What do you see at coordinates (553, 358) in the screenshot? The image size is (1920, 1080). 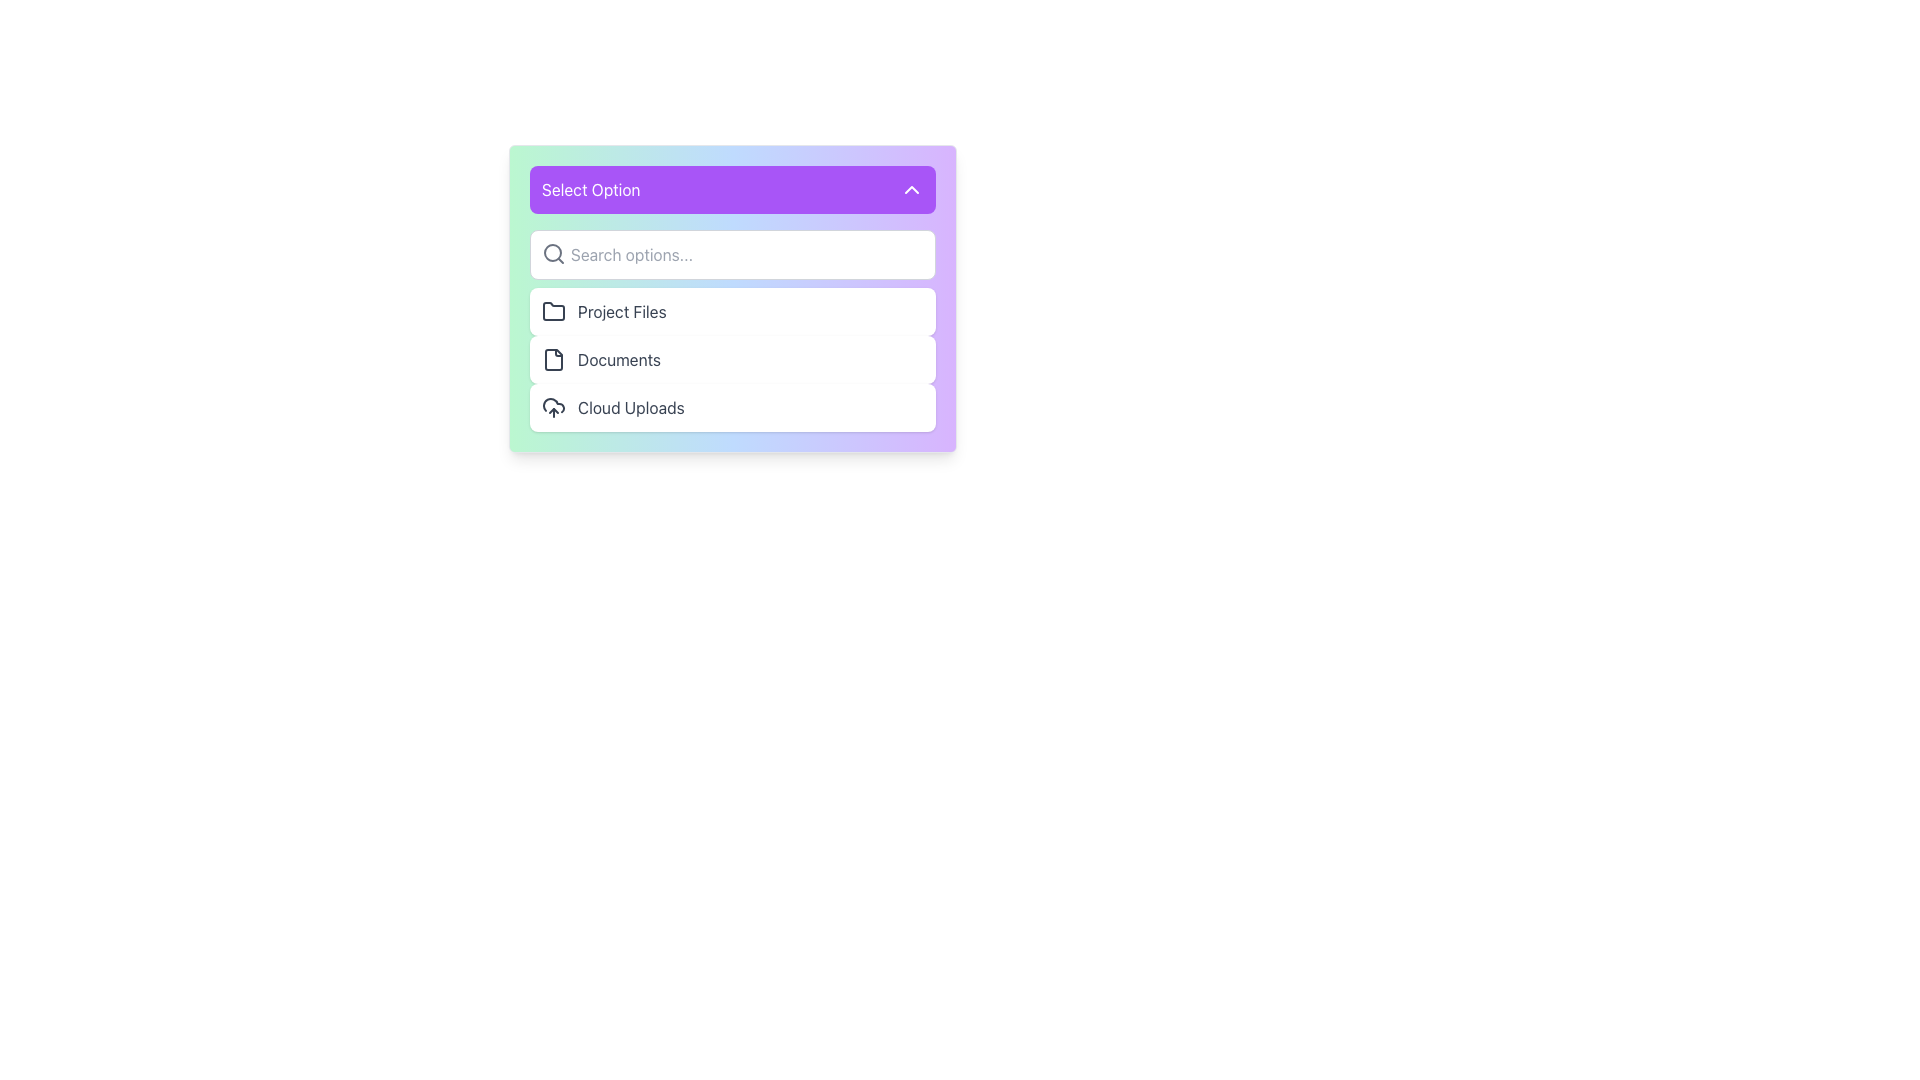 I see `the document file icon located within the 'Documents' menu item in the dropdown list` at bounding box center [553, 358].